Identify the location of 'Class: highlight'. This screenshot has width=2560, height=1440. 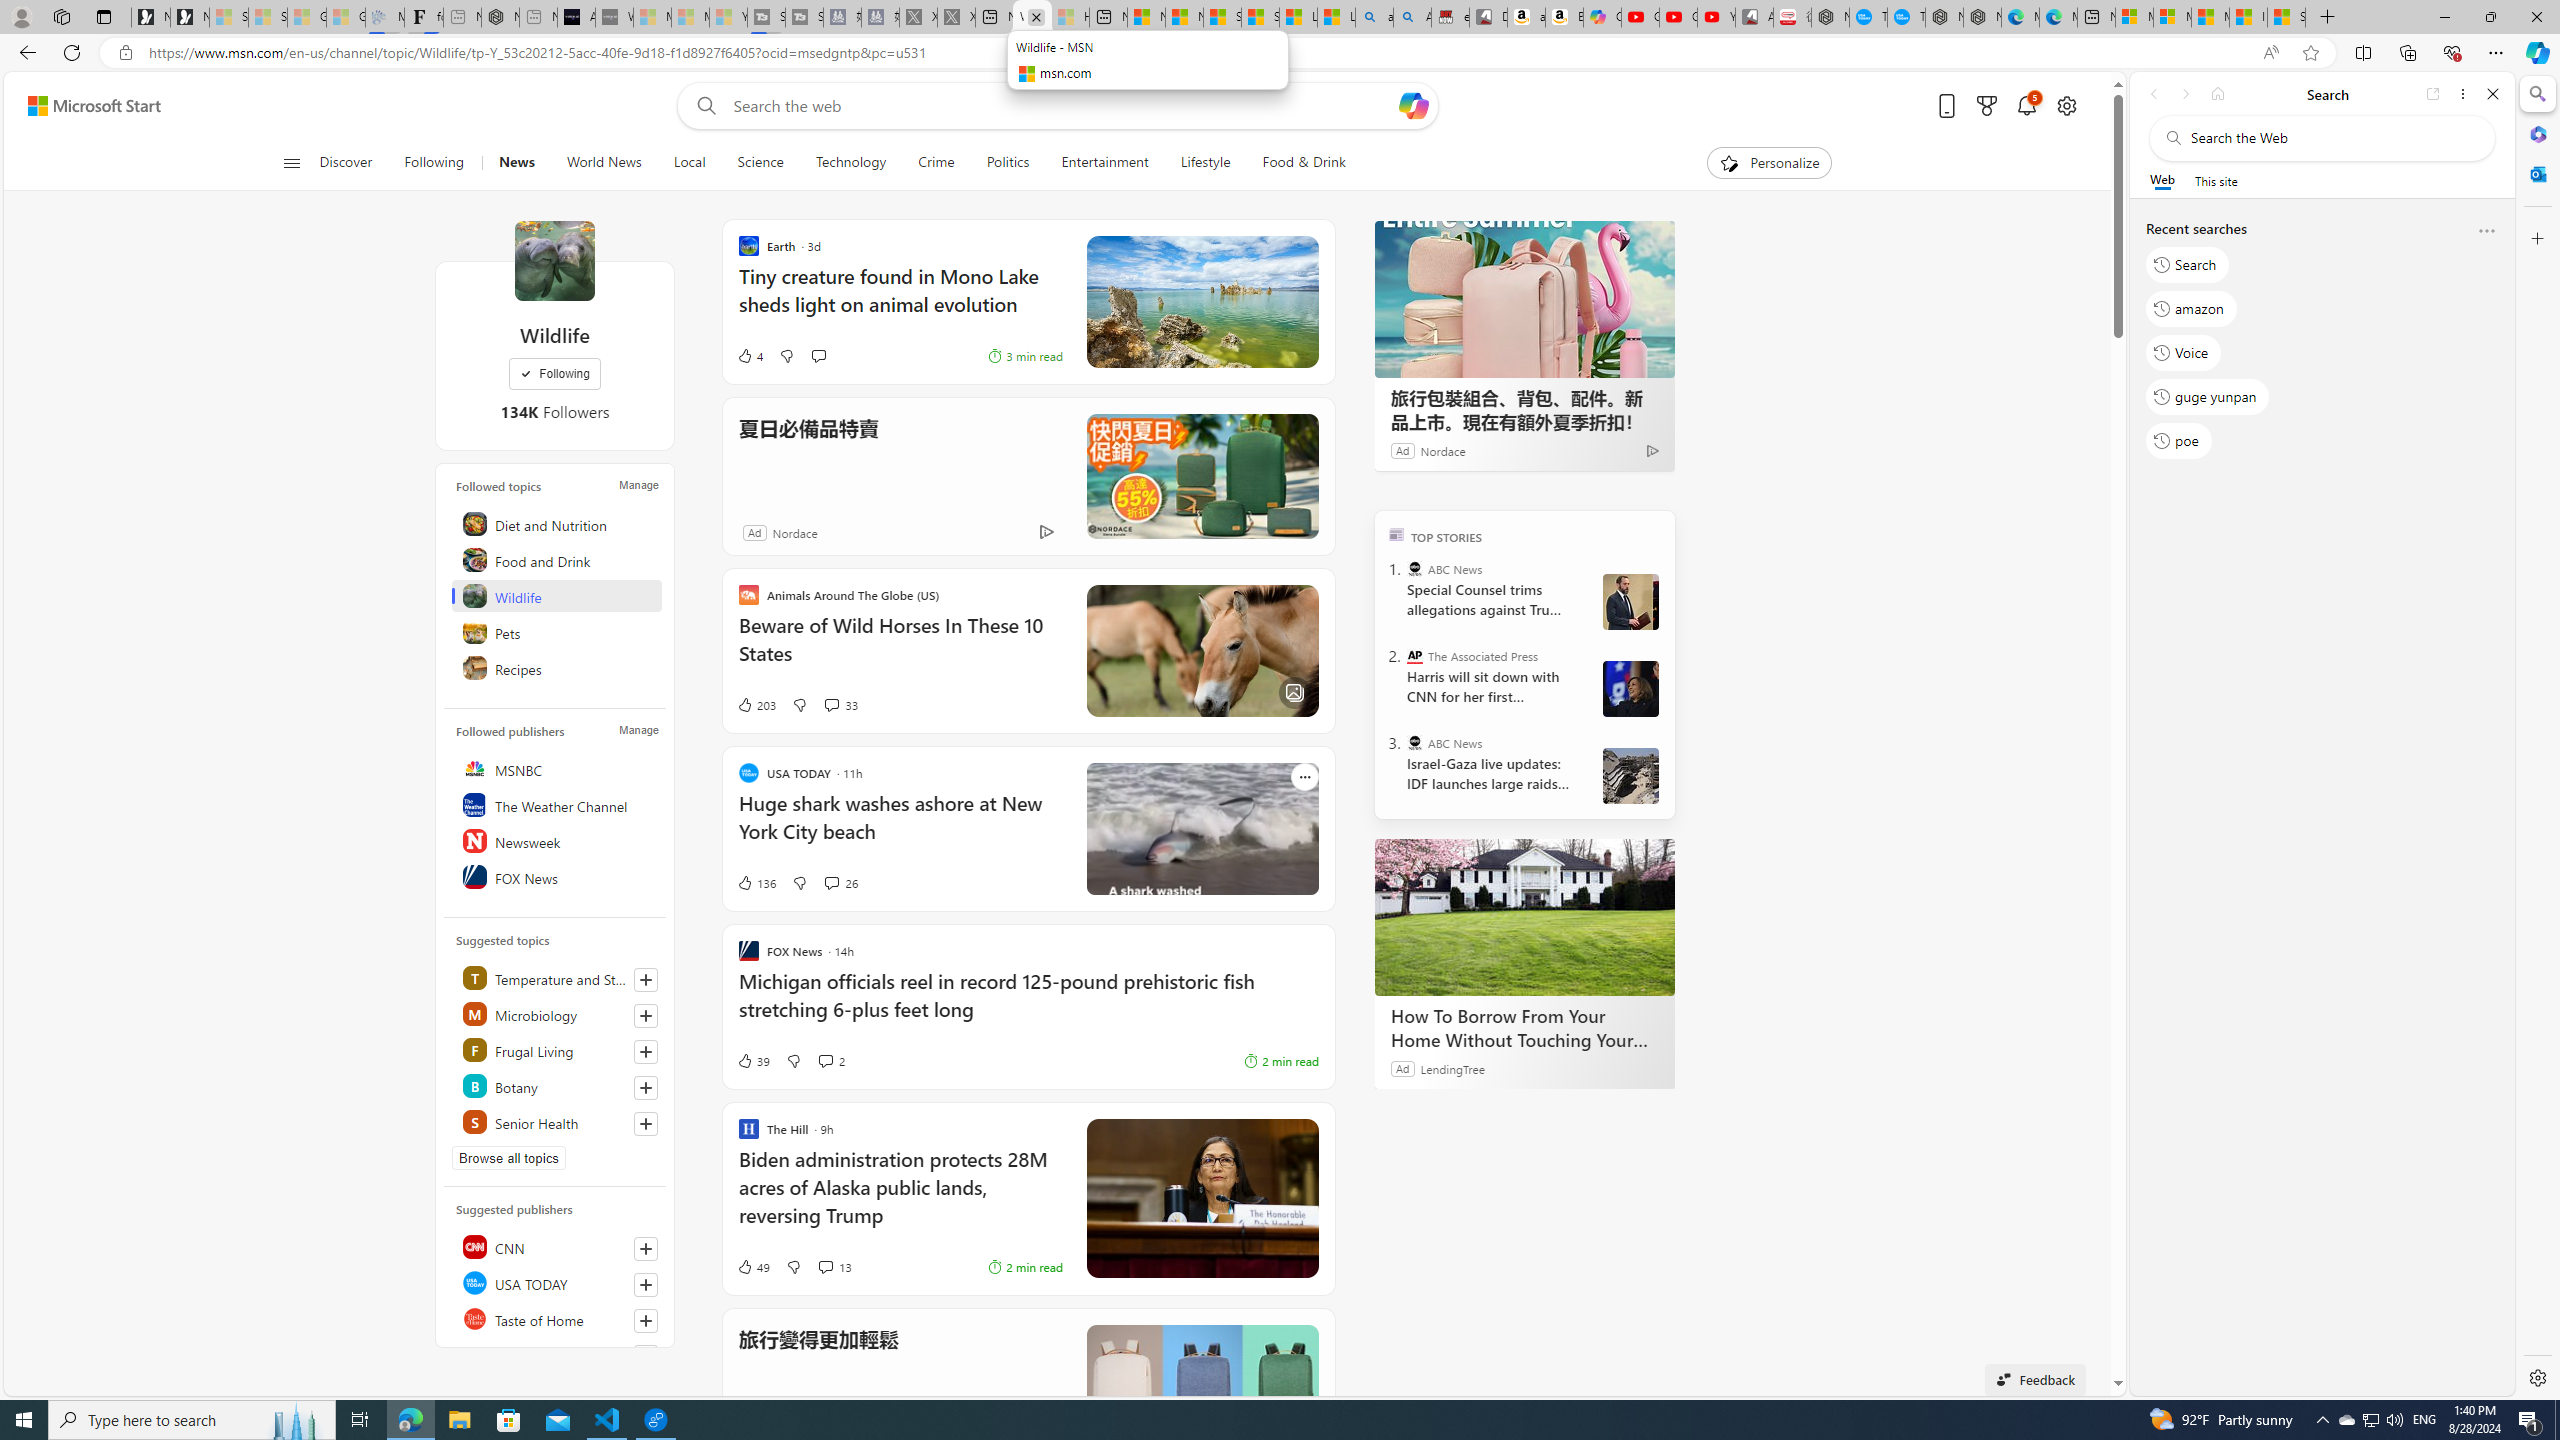
(558, 1121).